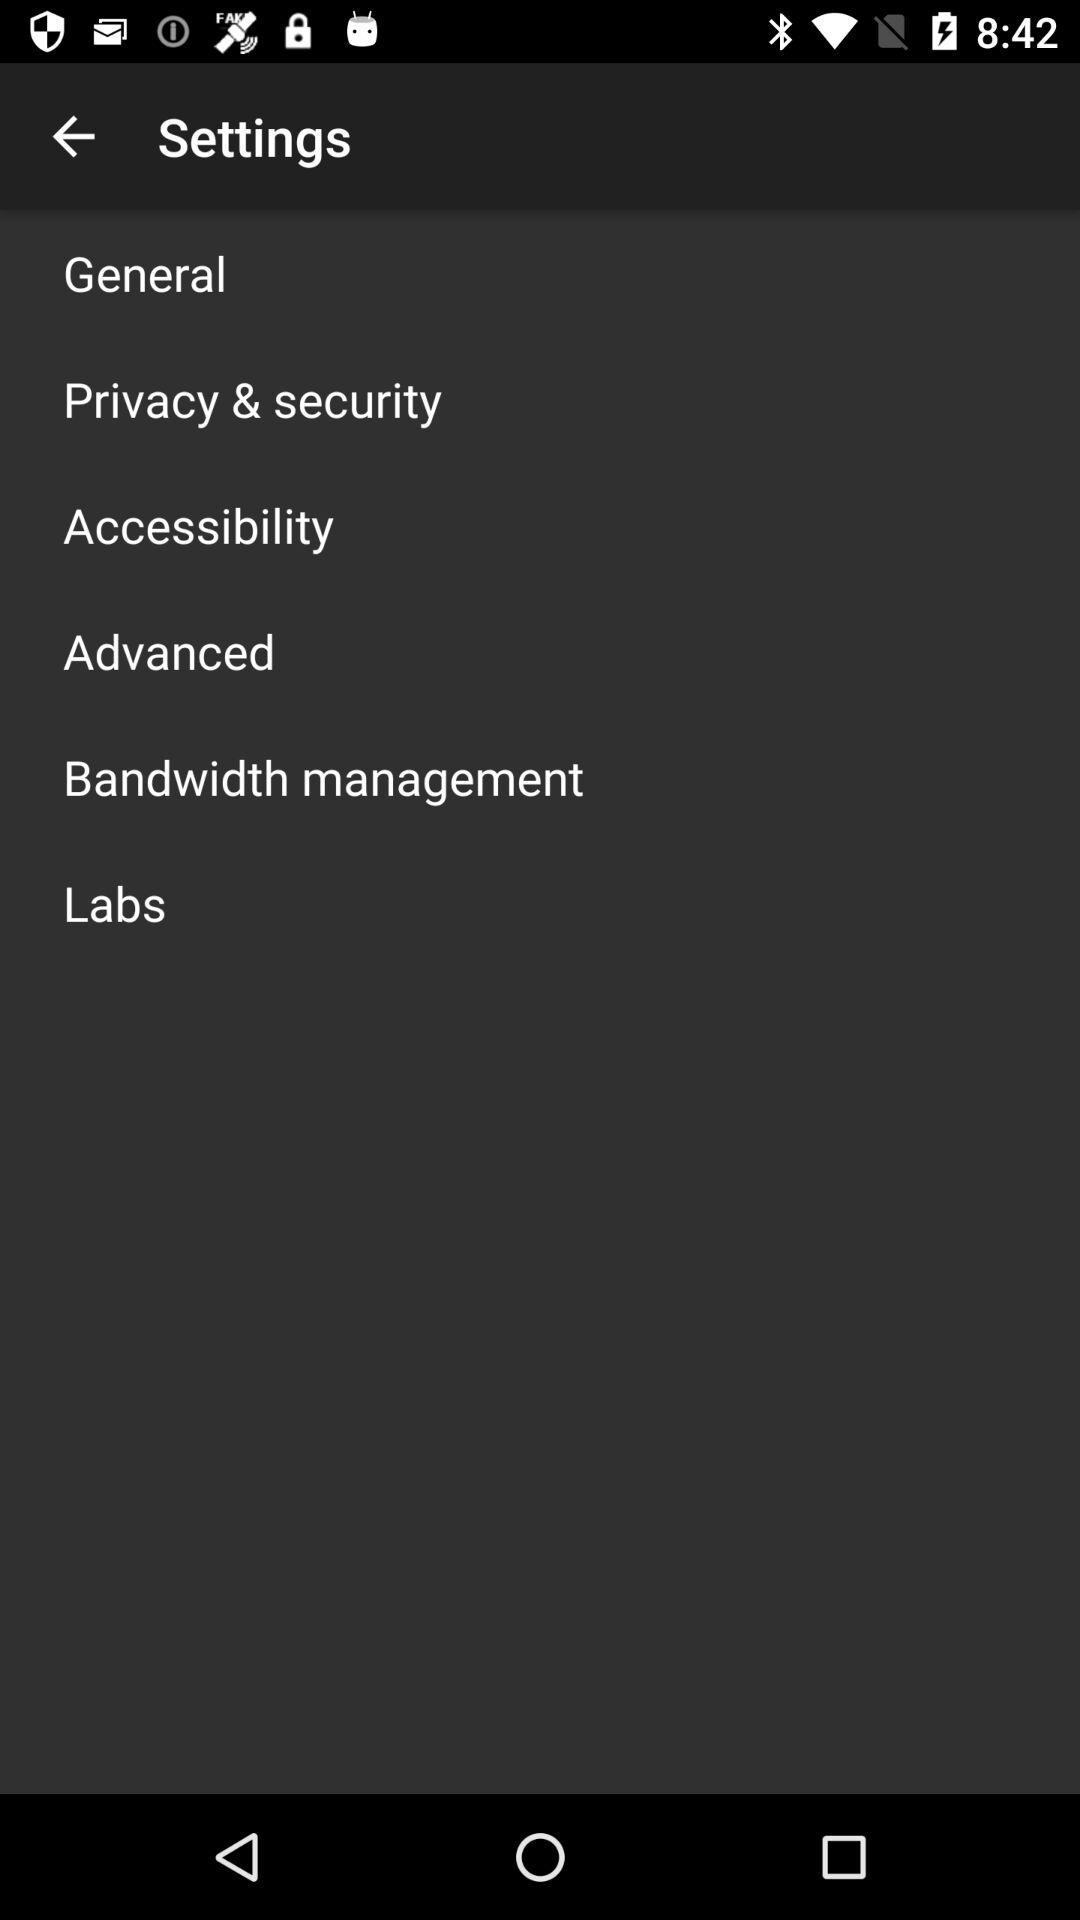  Describe the element at coordinates (144, 272) in the screenshot. I see `the icon above privacy & security icon` at that location.